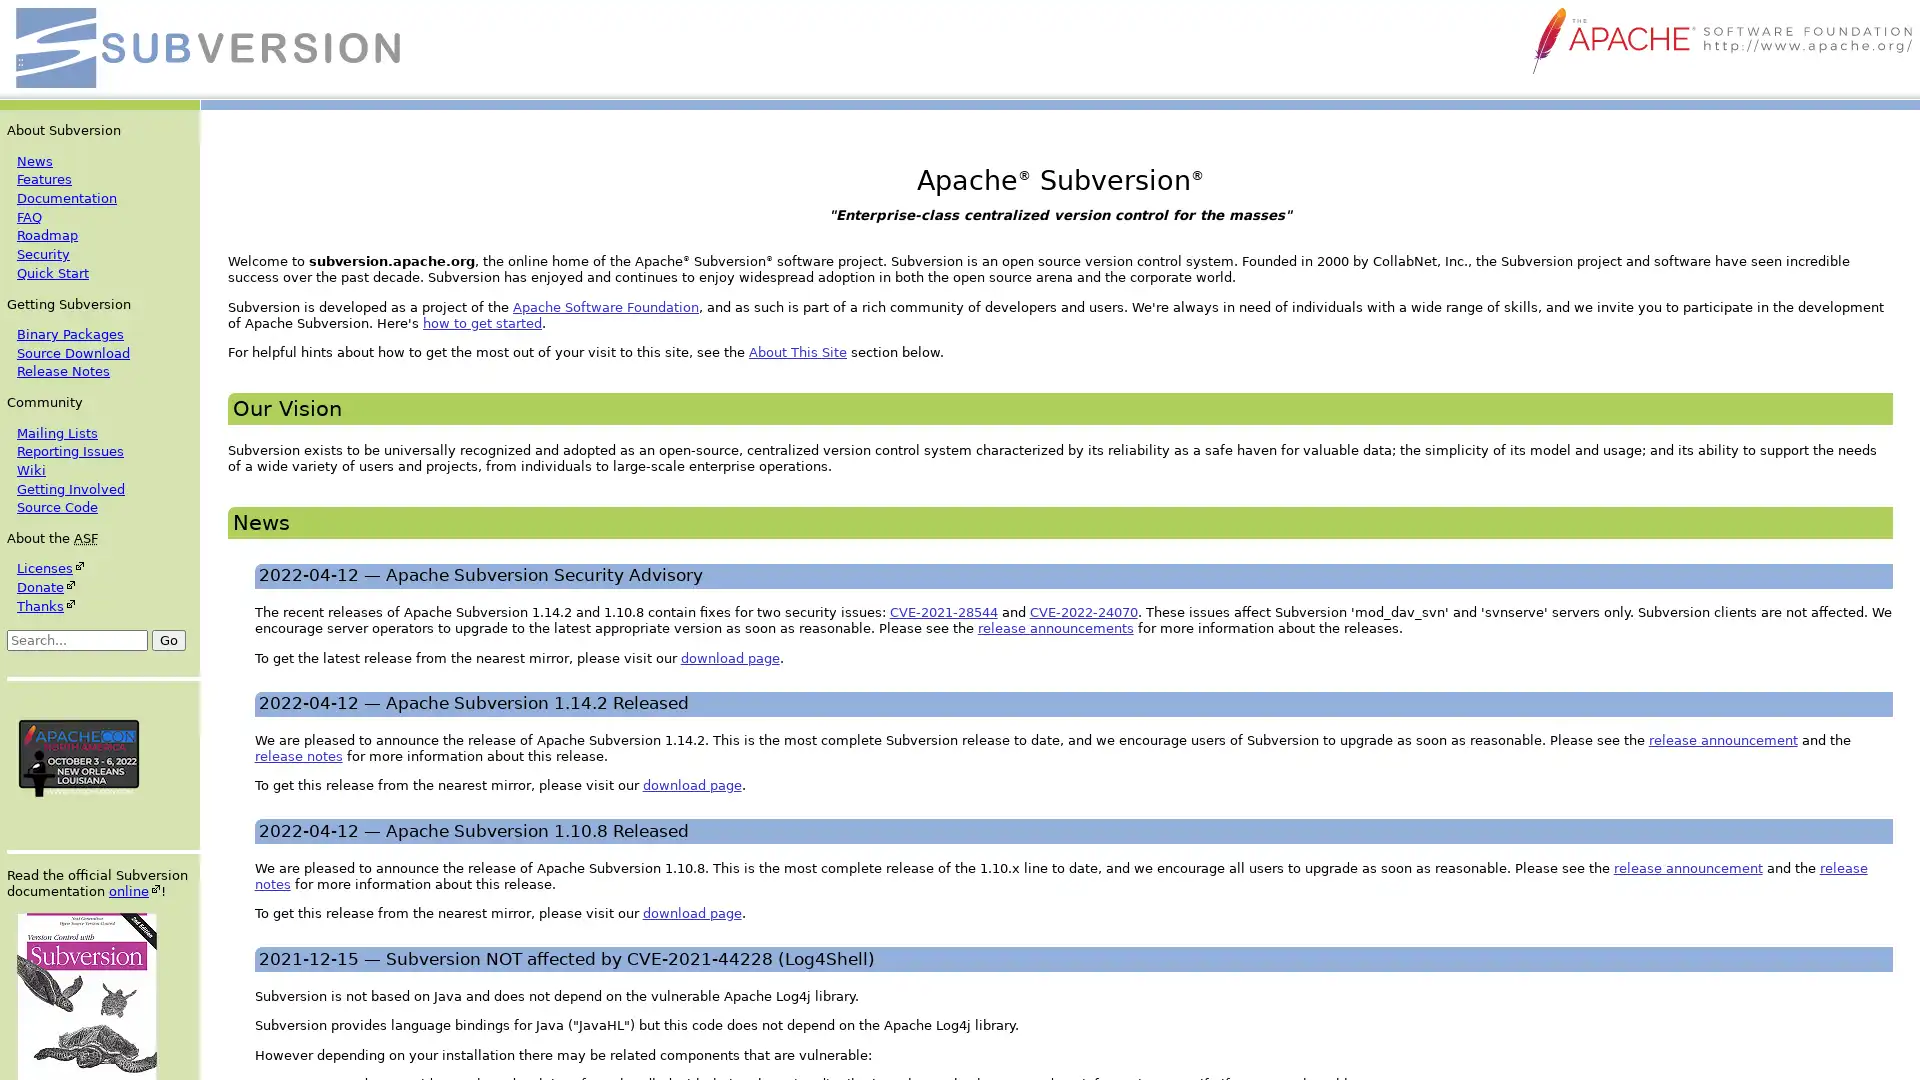  I want to click on Go, so click(168, 639).